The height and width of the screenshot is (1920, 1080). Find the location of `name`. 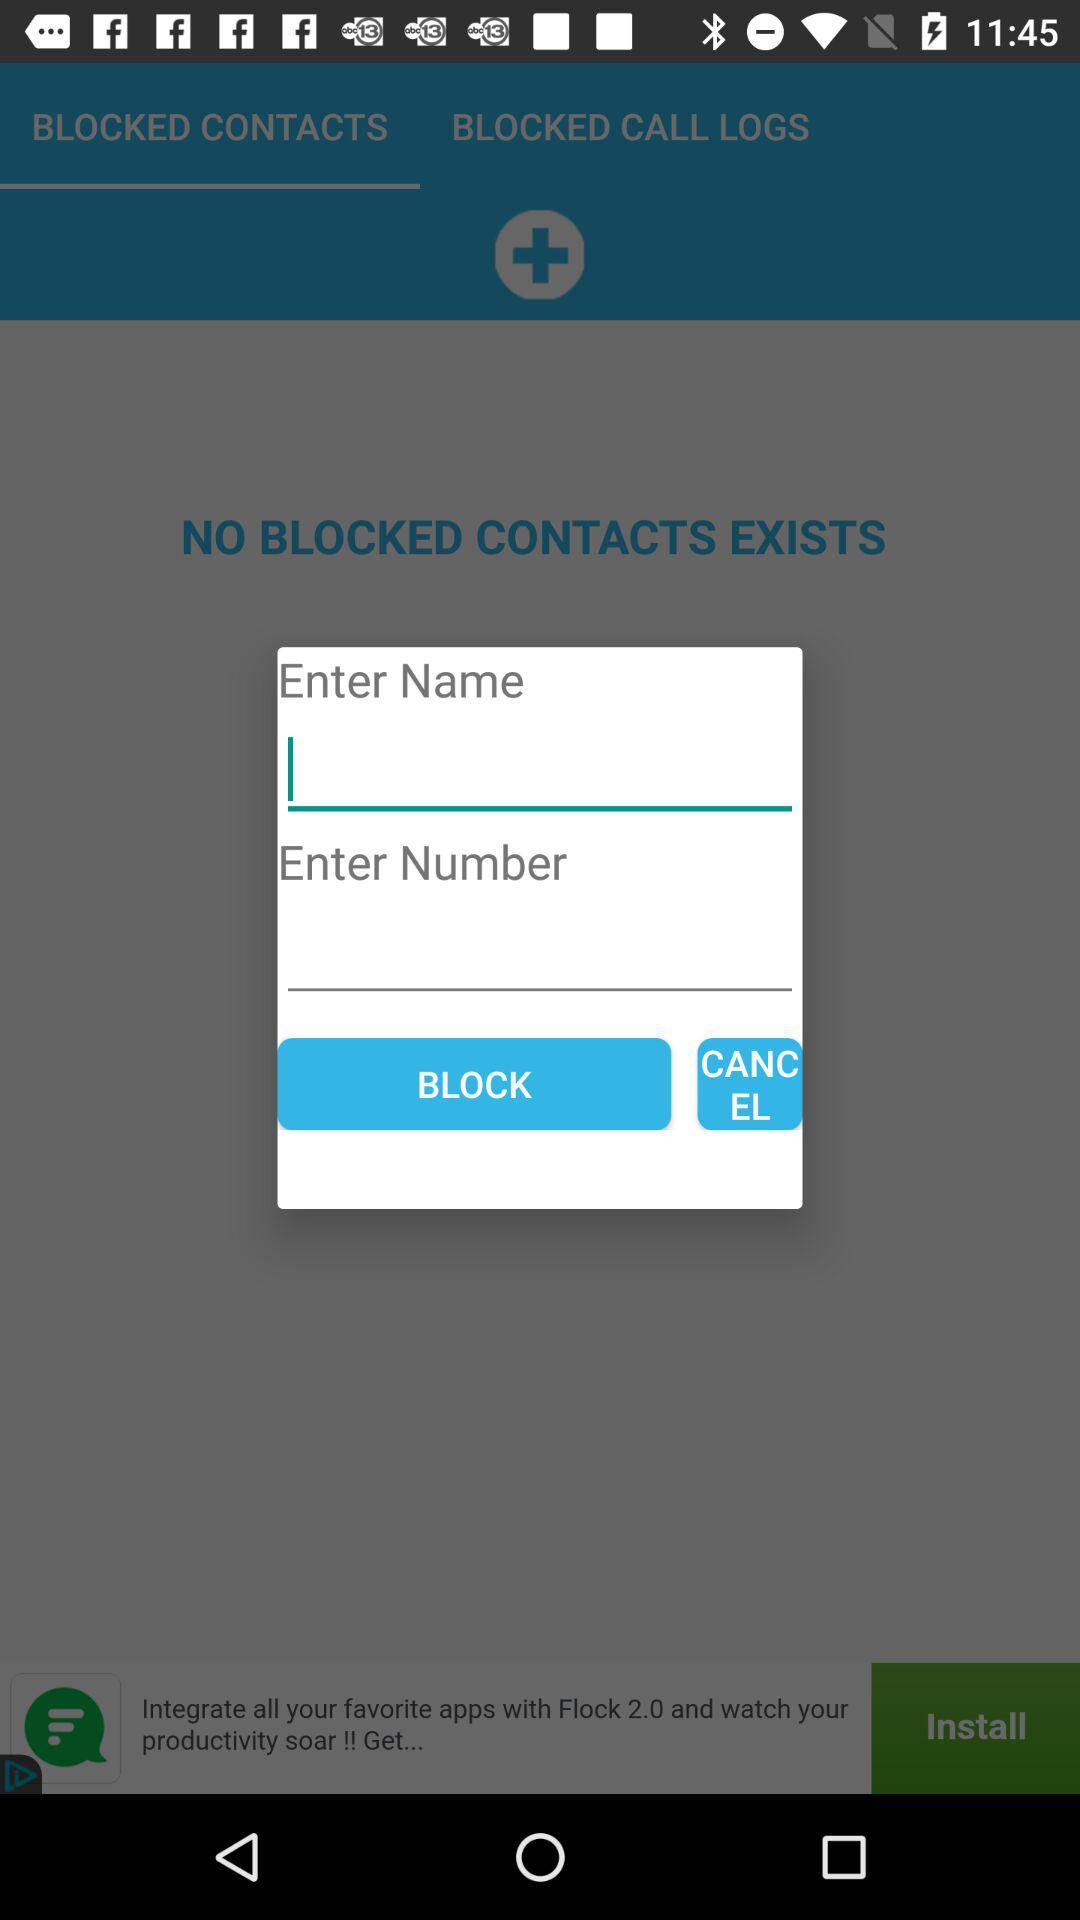

name is located at coordinates (540, 769).